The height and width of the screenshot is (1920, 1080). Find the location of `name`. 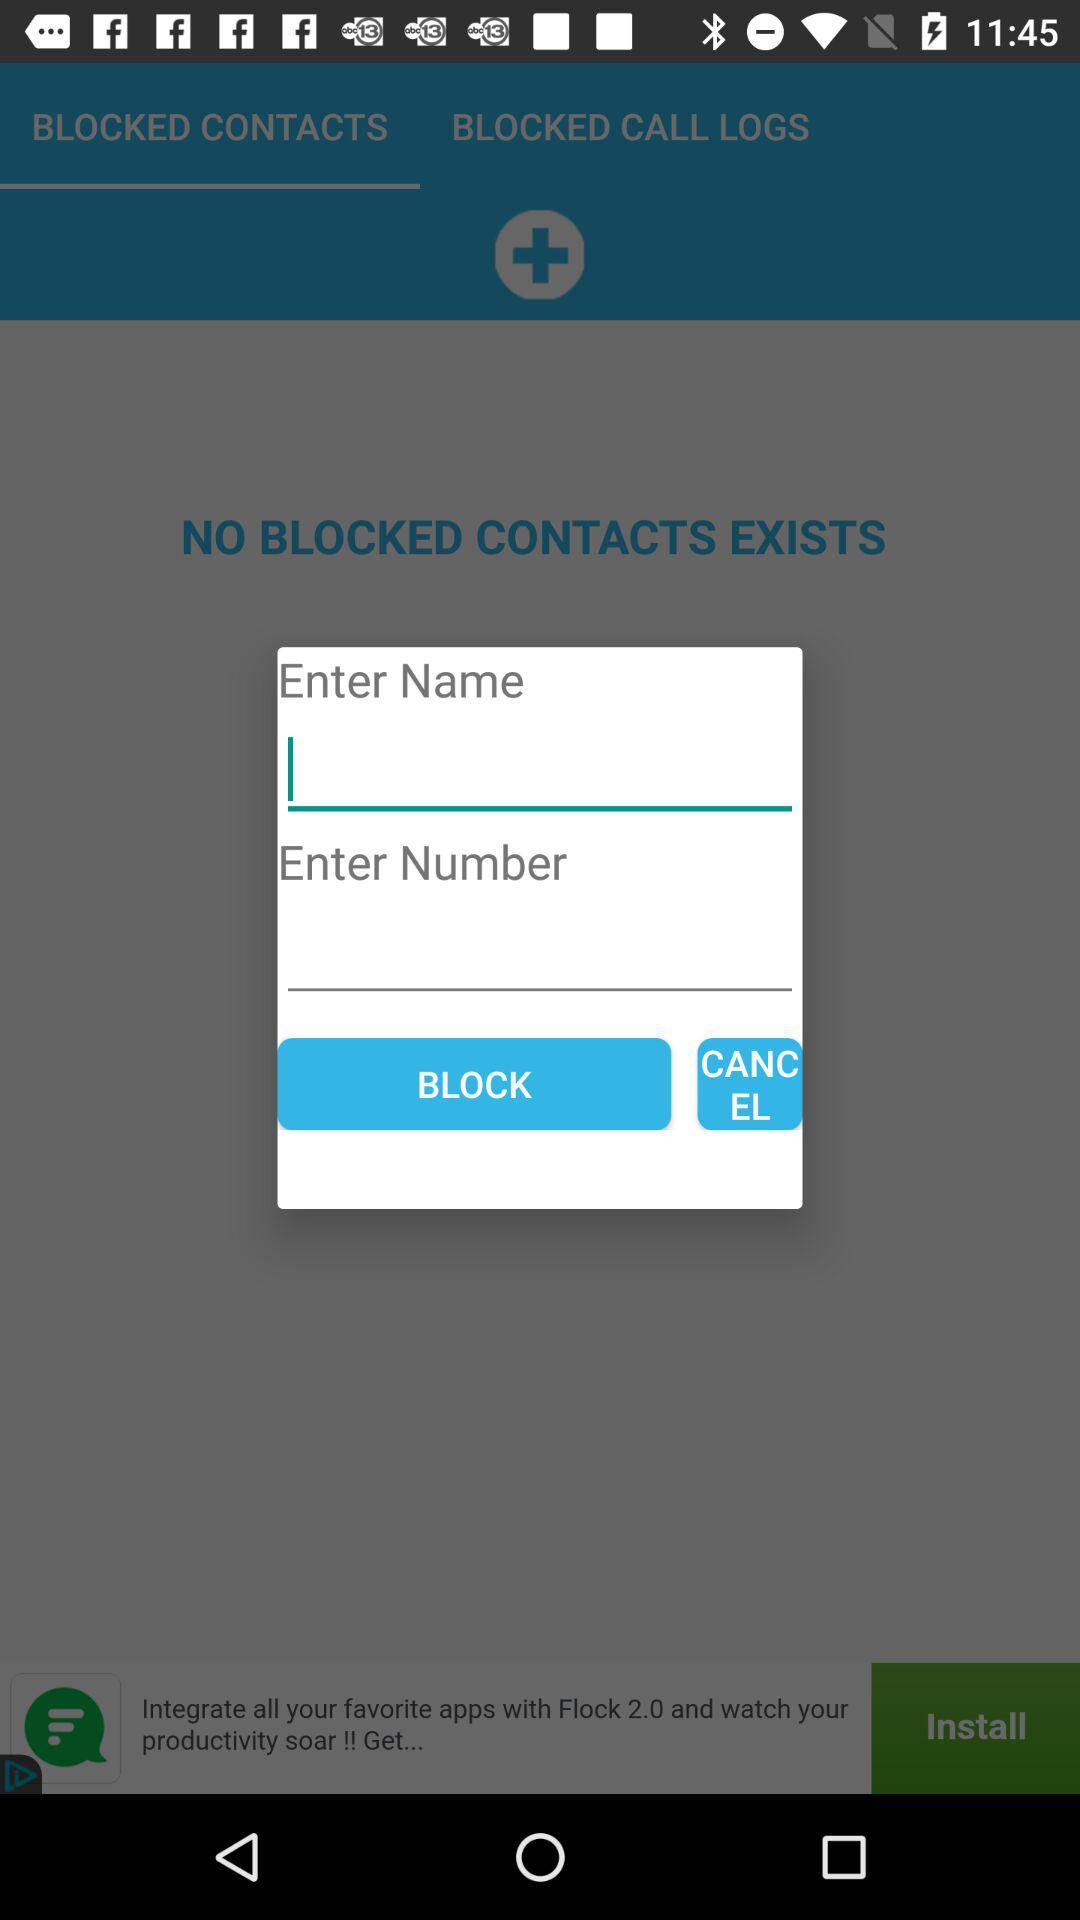

name is located at coordinates (540, 769).